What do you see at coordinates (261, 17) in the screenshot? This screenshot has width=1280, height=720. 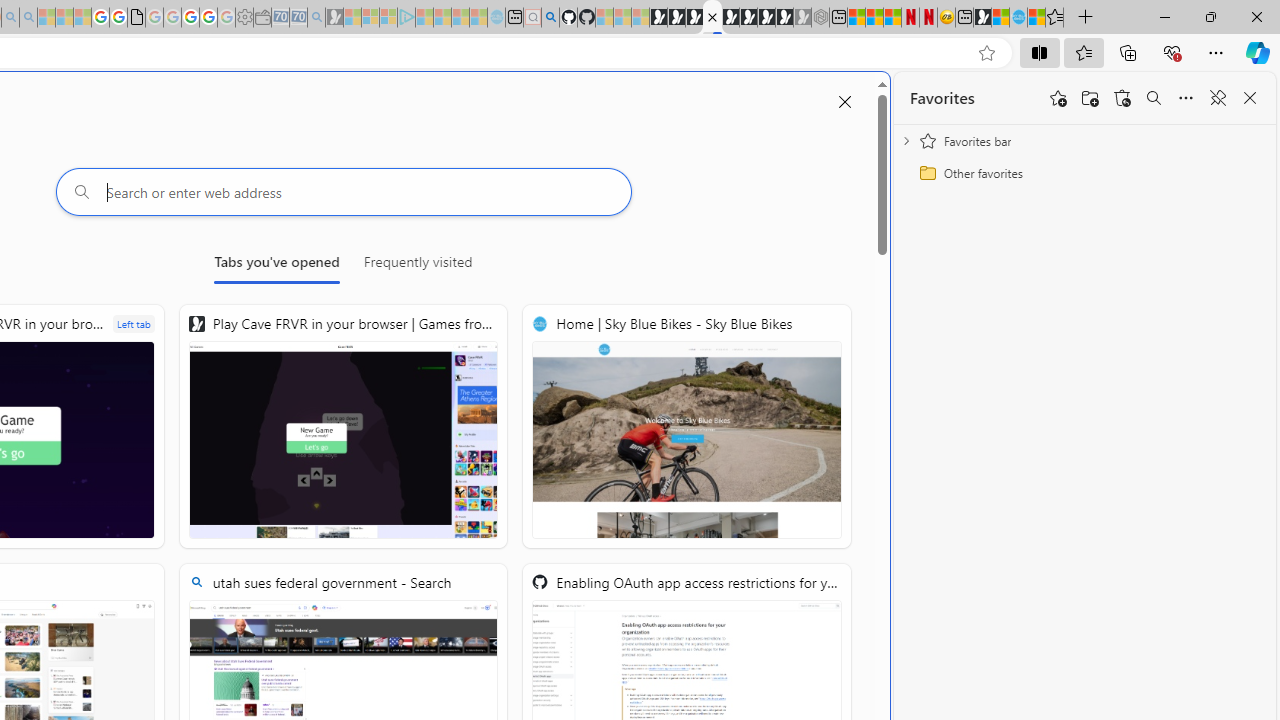 I see `'Wallet - Sleeping'` at bounding box center [261, 17].